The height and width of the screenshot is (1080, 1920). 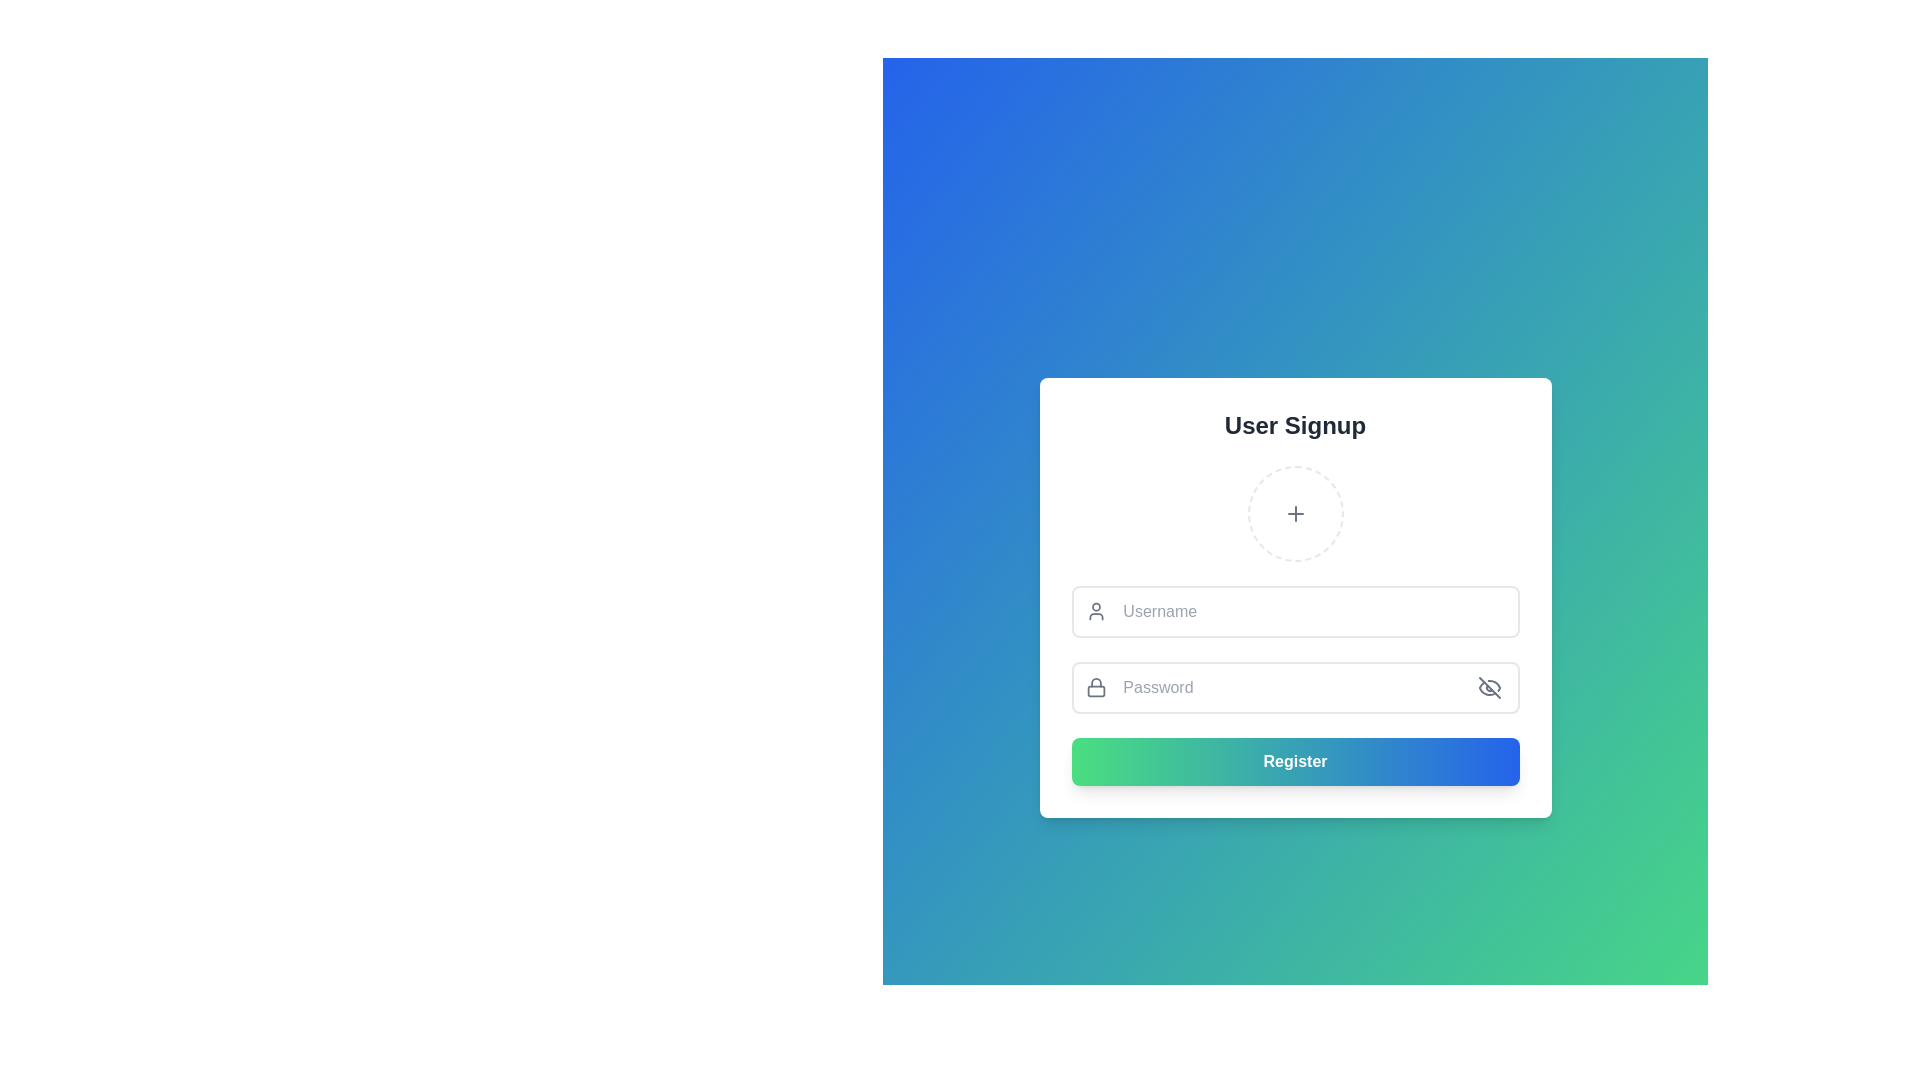 What do you see at coordinates (1295, 512) in the screenshot?
I see `the circular dashed outline image upload placeholder with a plus symbol, located beneath the 'User Signup' heading` at bounding box center [1295, 512].